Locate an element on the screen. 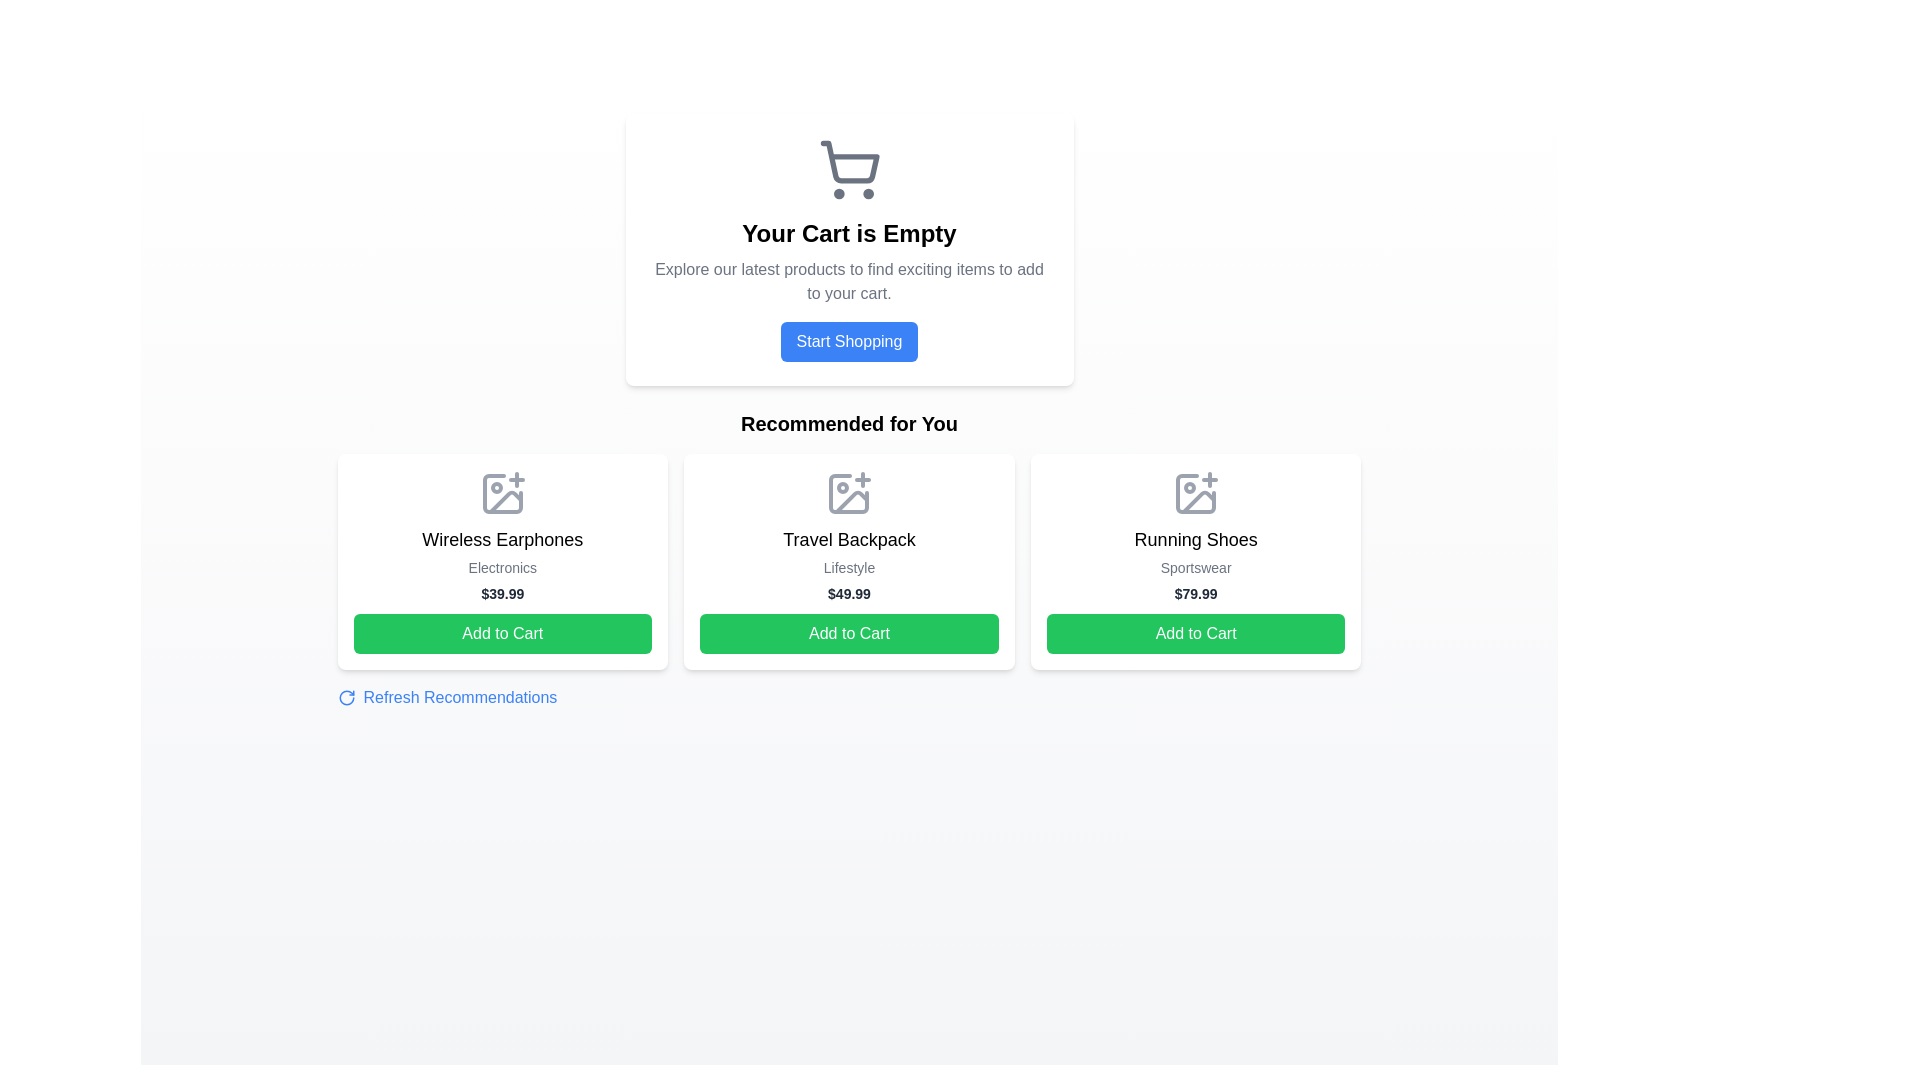 Image resolution: width=1920 pixels, height=1080 pixels. the 'Start Shopping' button with a blue background and white text located below the heading 'Your Cart is Empty' and the text 'Explore our latest products to find exciting items is located at coordinates (849, 341).